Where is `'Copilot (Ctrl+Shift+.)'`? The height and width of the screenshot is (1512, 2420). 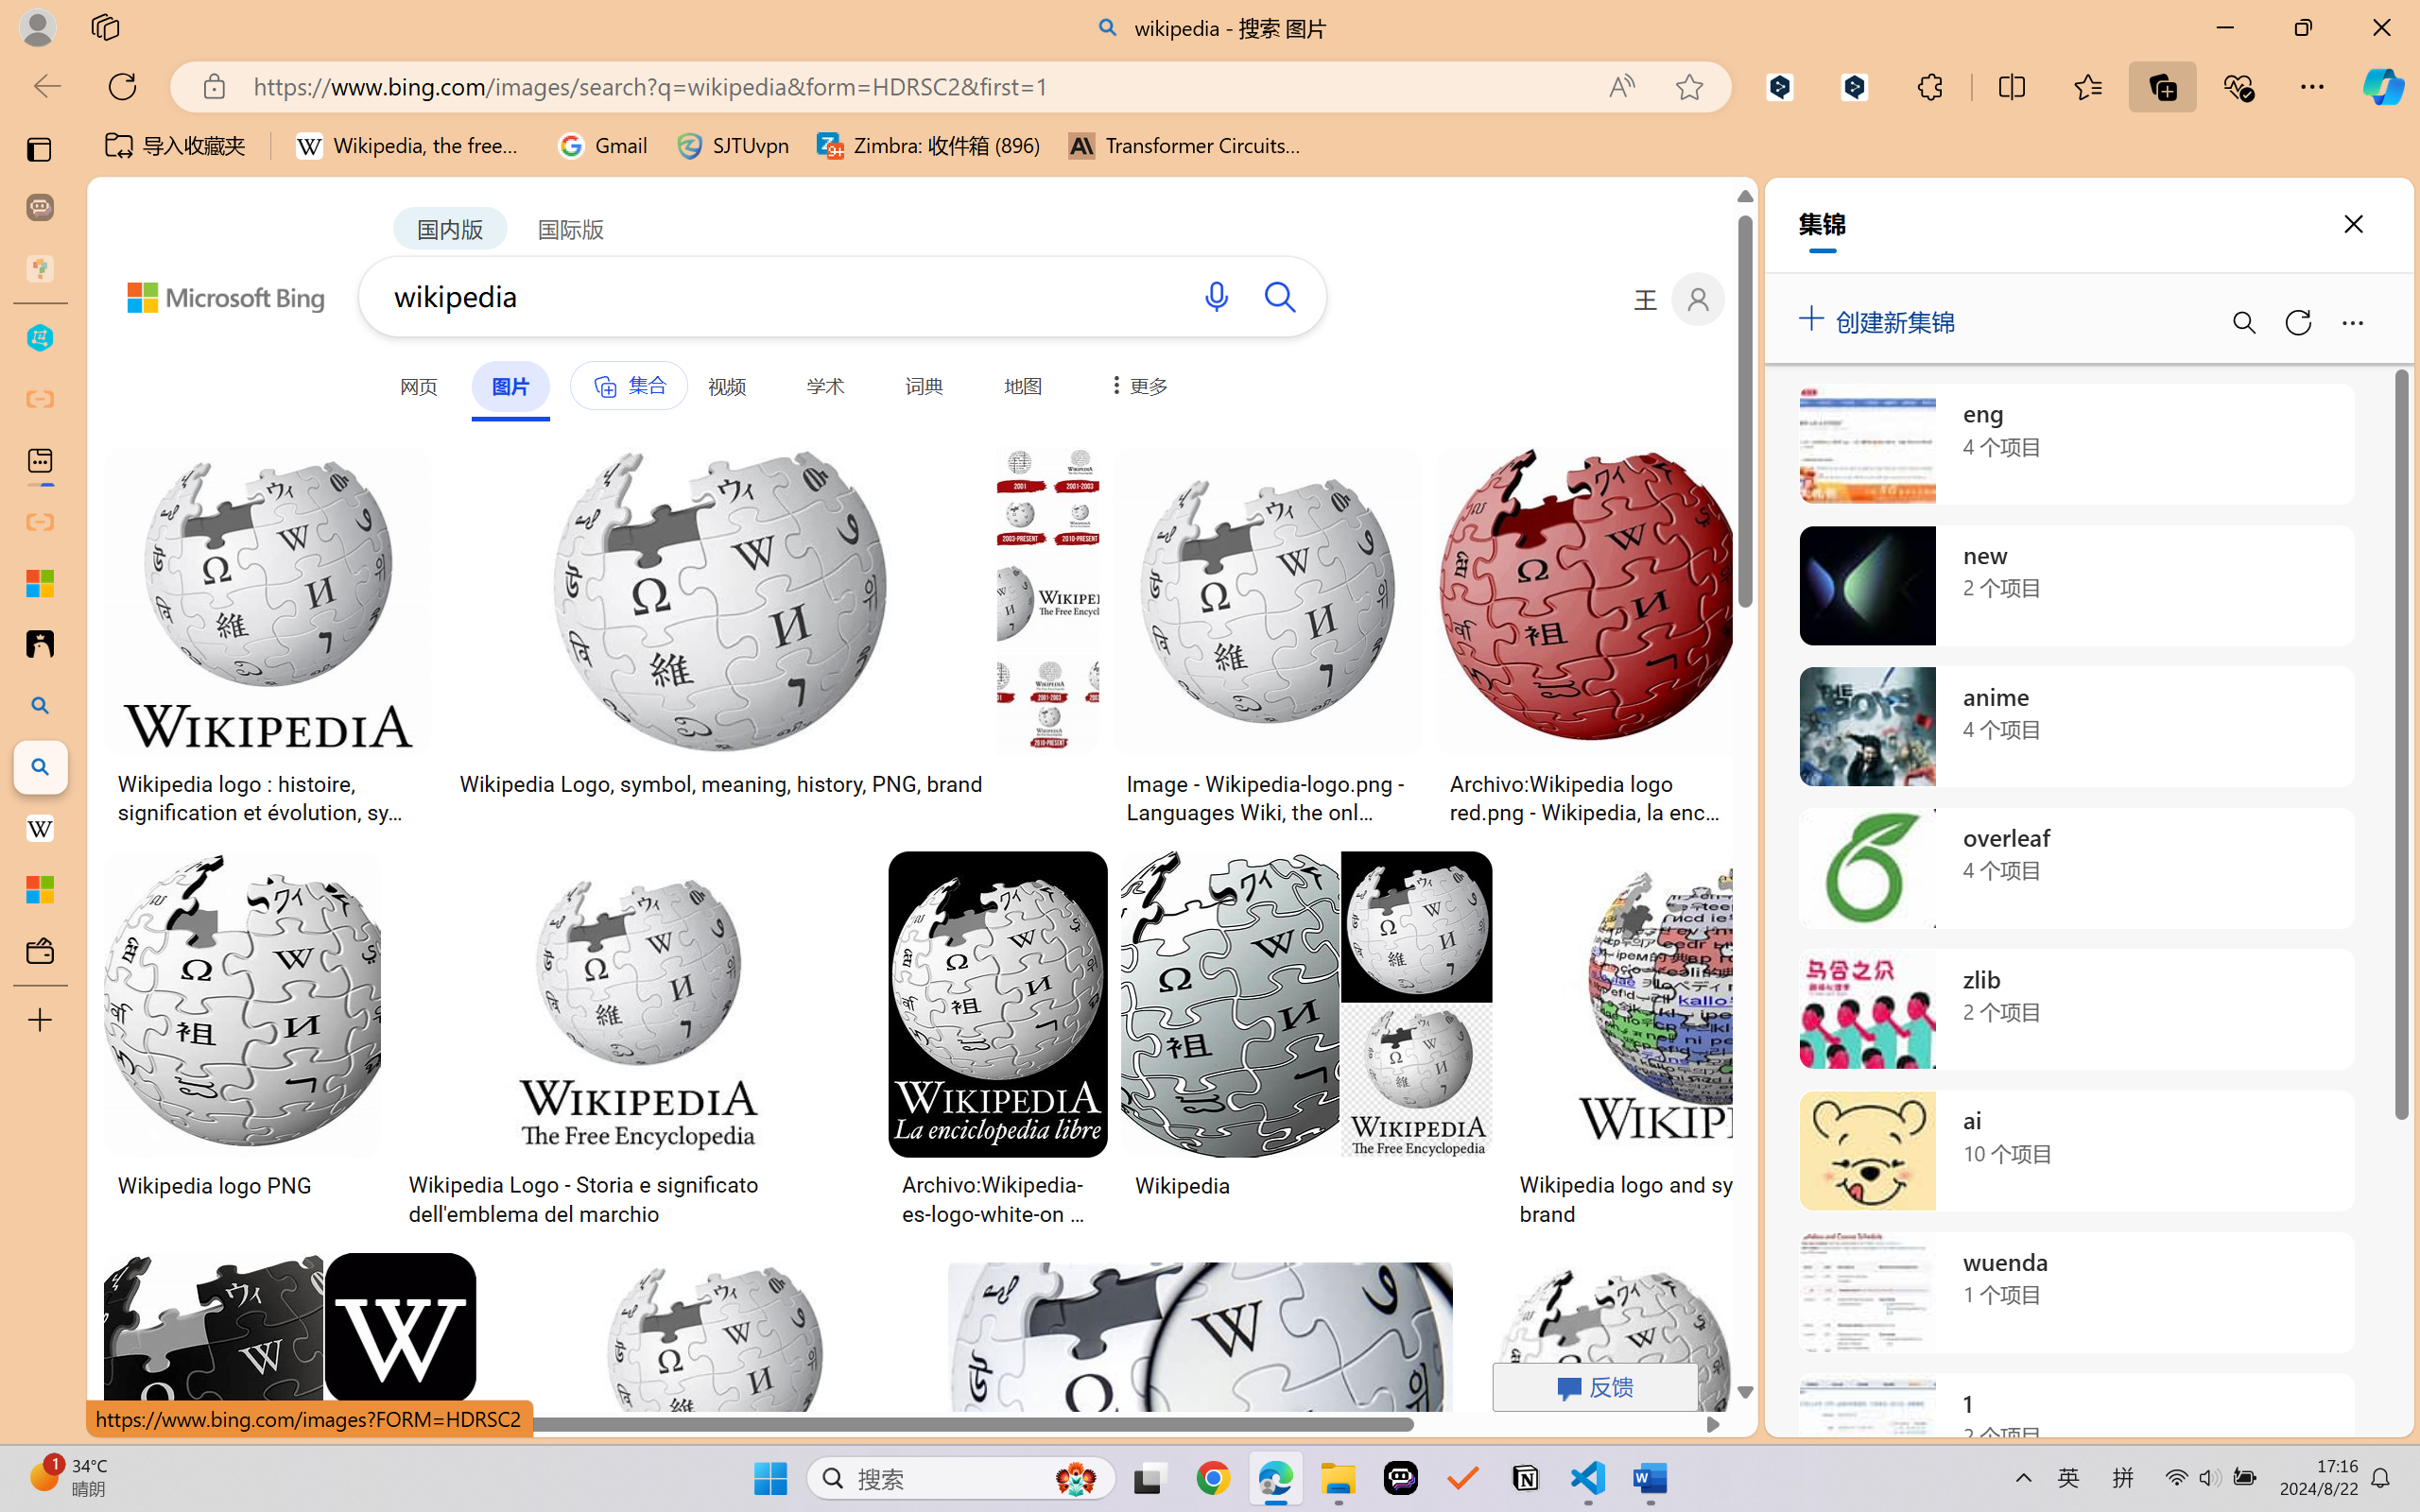 'Copilot (Ctrl+Shift+.)' is located at coordinates (2383, 86).